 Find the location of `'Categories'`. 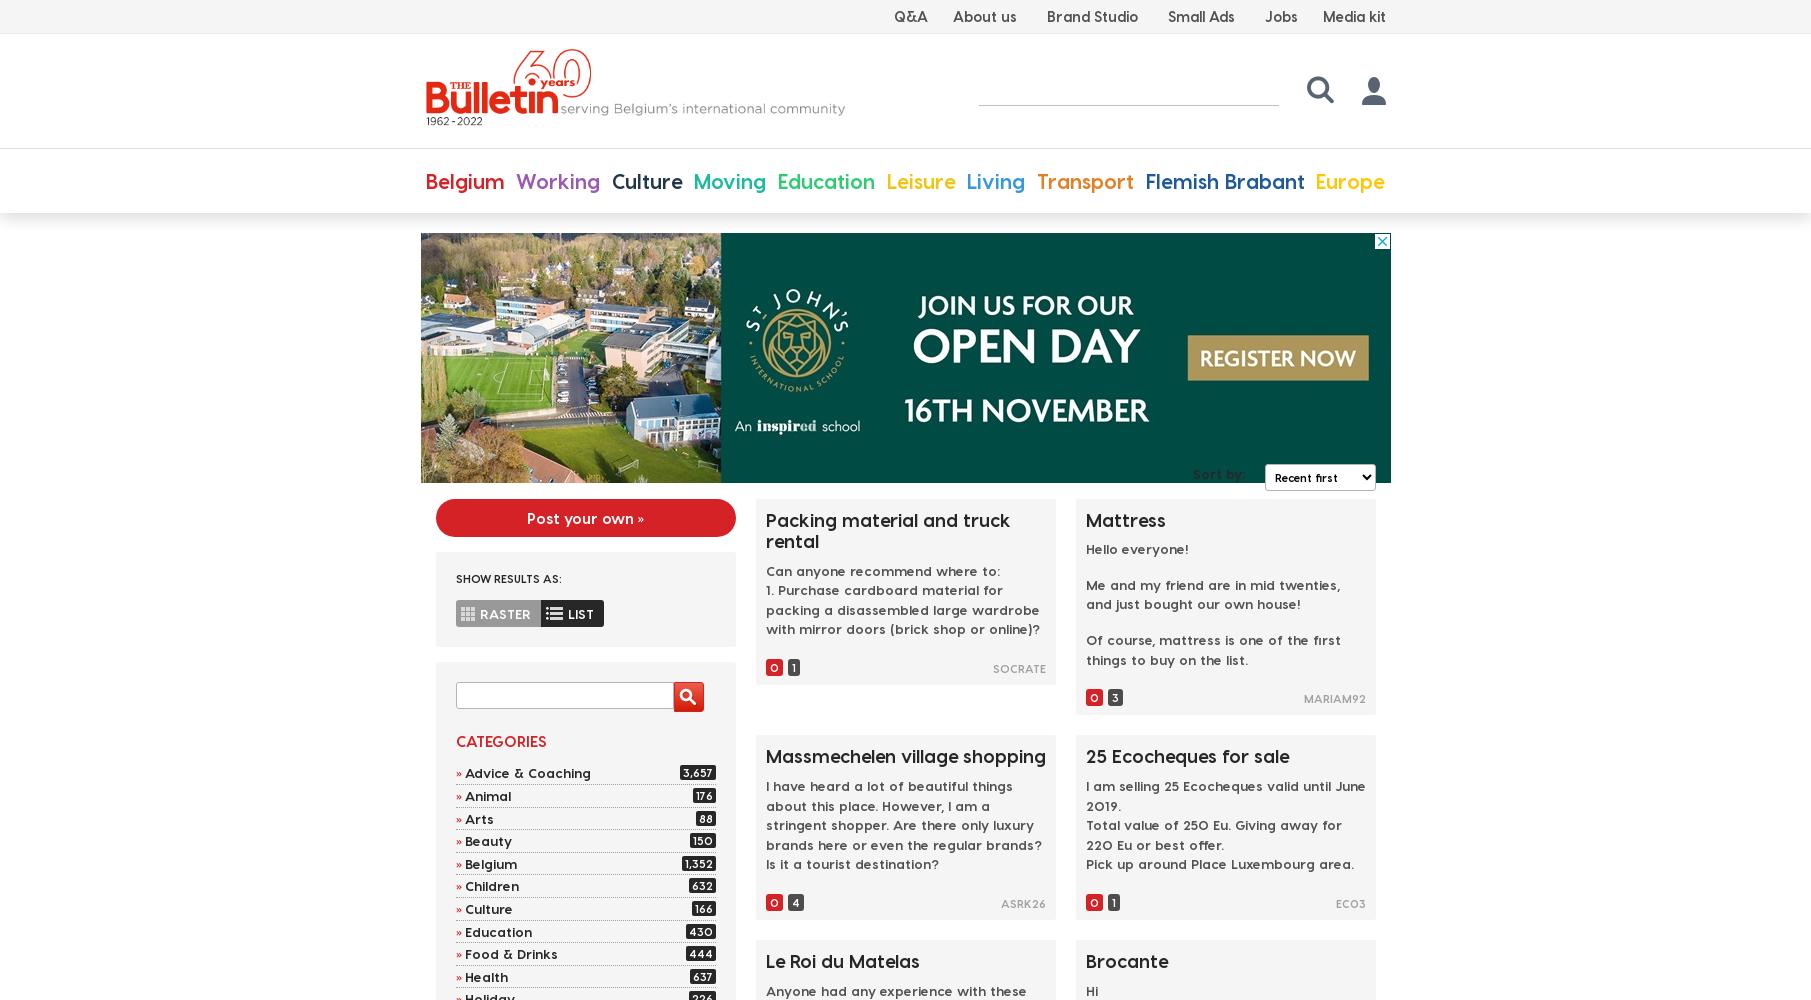

'Categories' is located at coordinates (454, 739).